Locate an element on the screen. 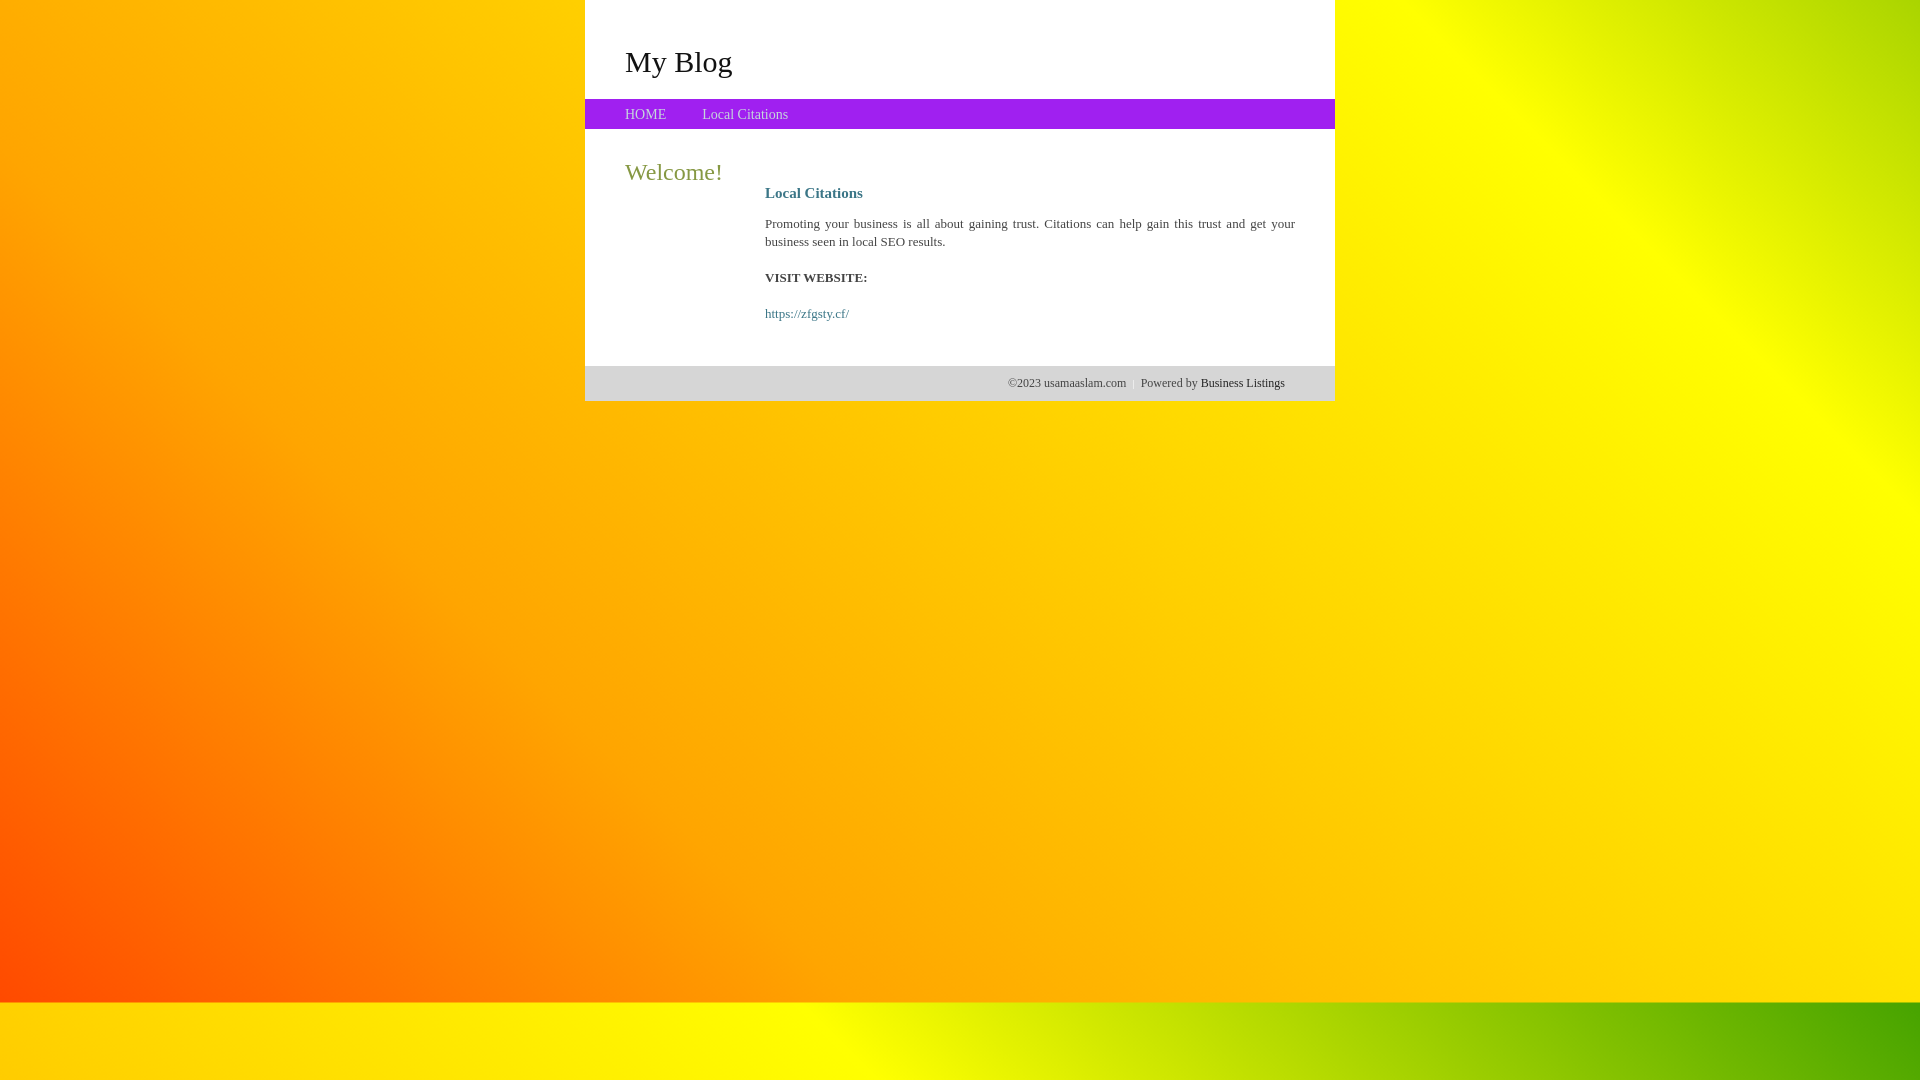 The width and height of the screenshot is (1920, 1080). 'My Blog' is located at coordinates (678, 60).